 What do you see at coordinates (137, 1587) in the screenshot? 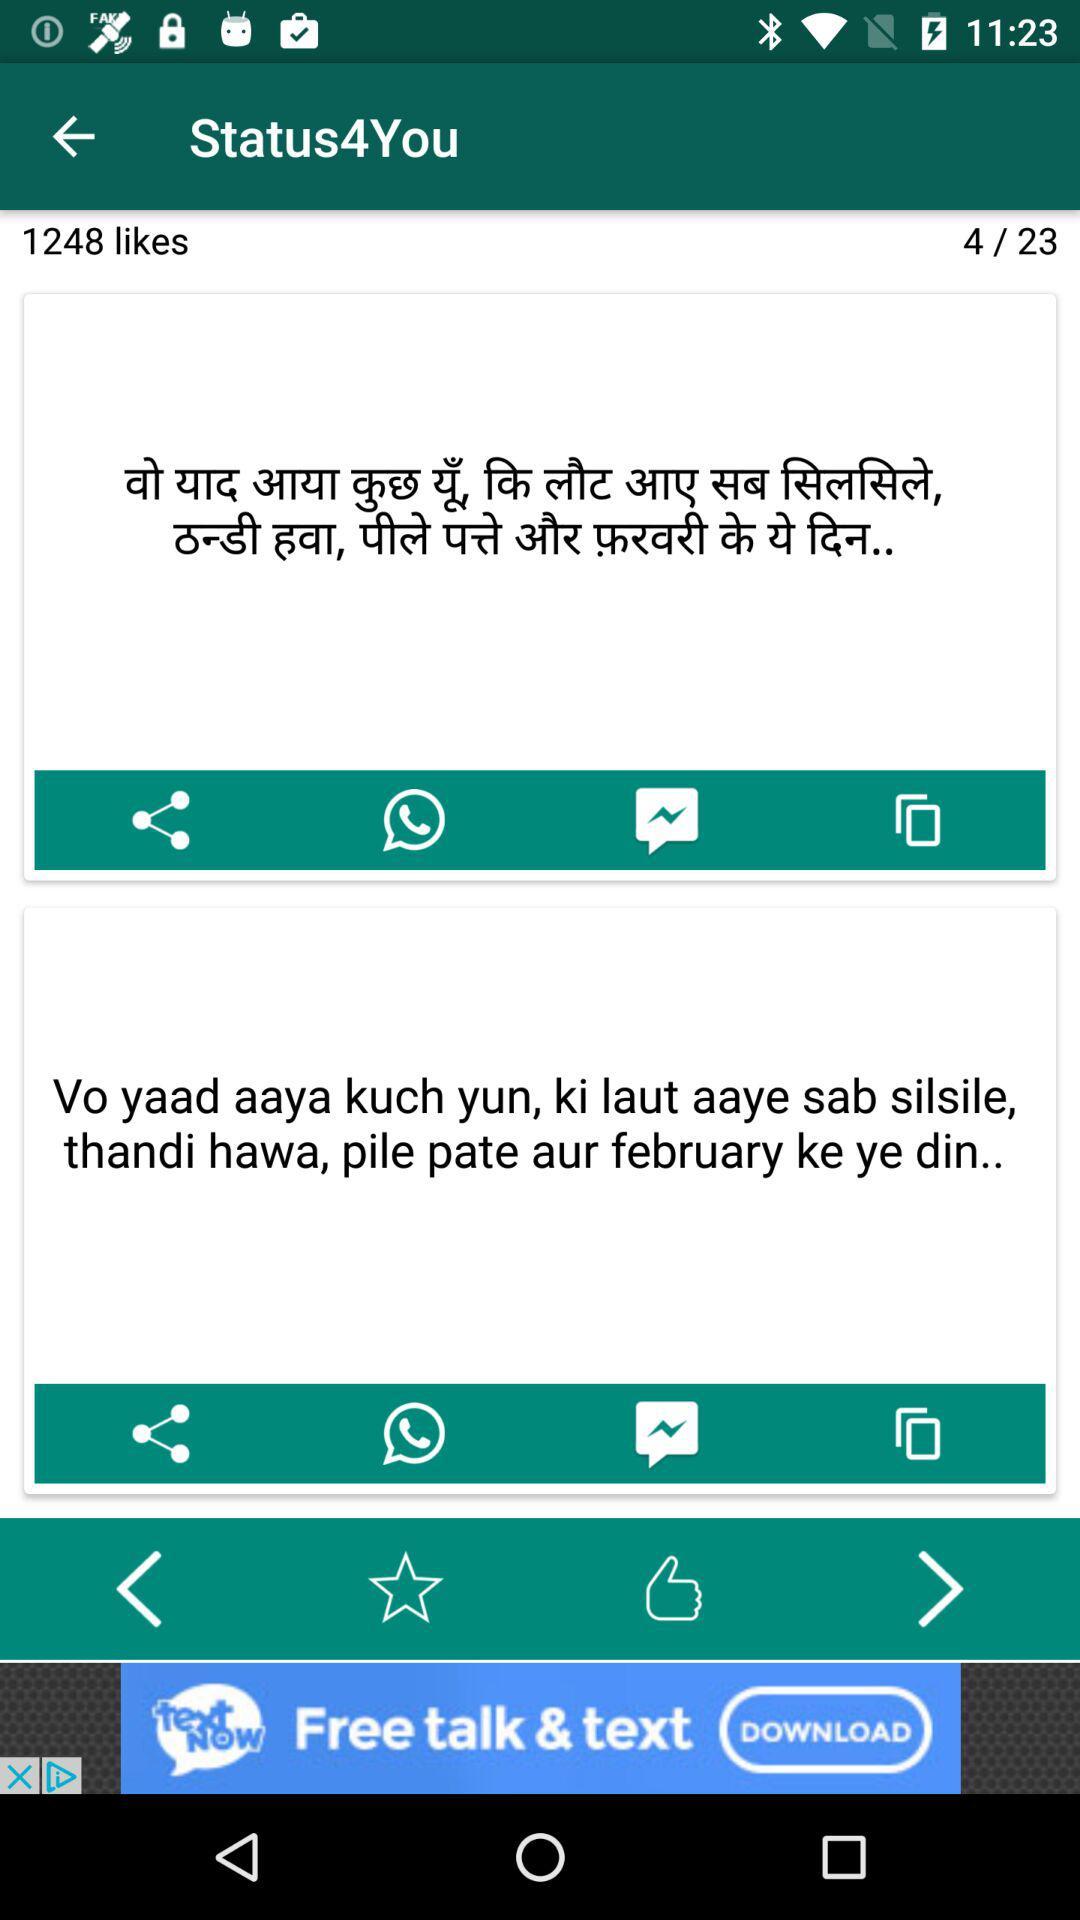
I see `the arrow_backward icon` at bounding box center [137, 1587].